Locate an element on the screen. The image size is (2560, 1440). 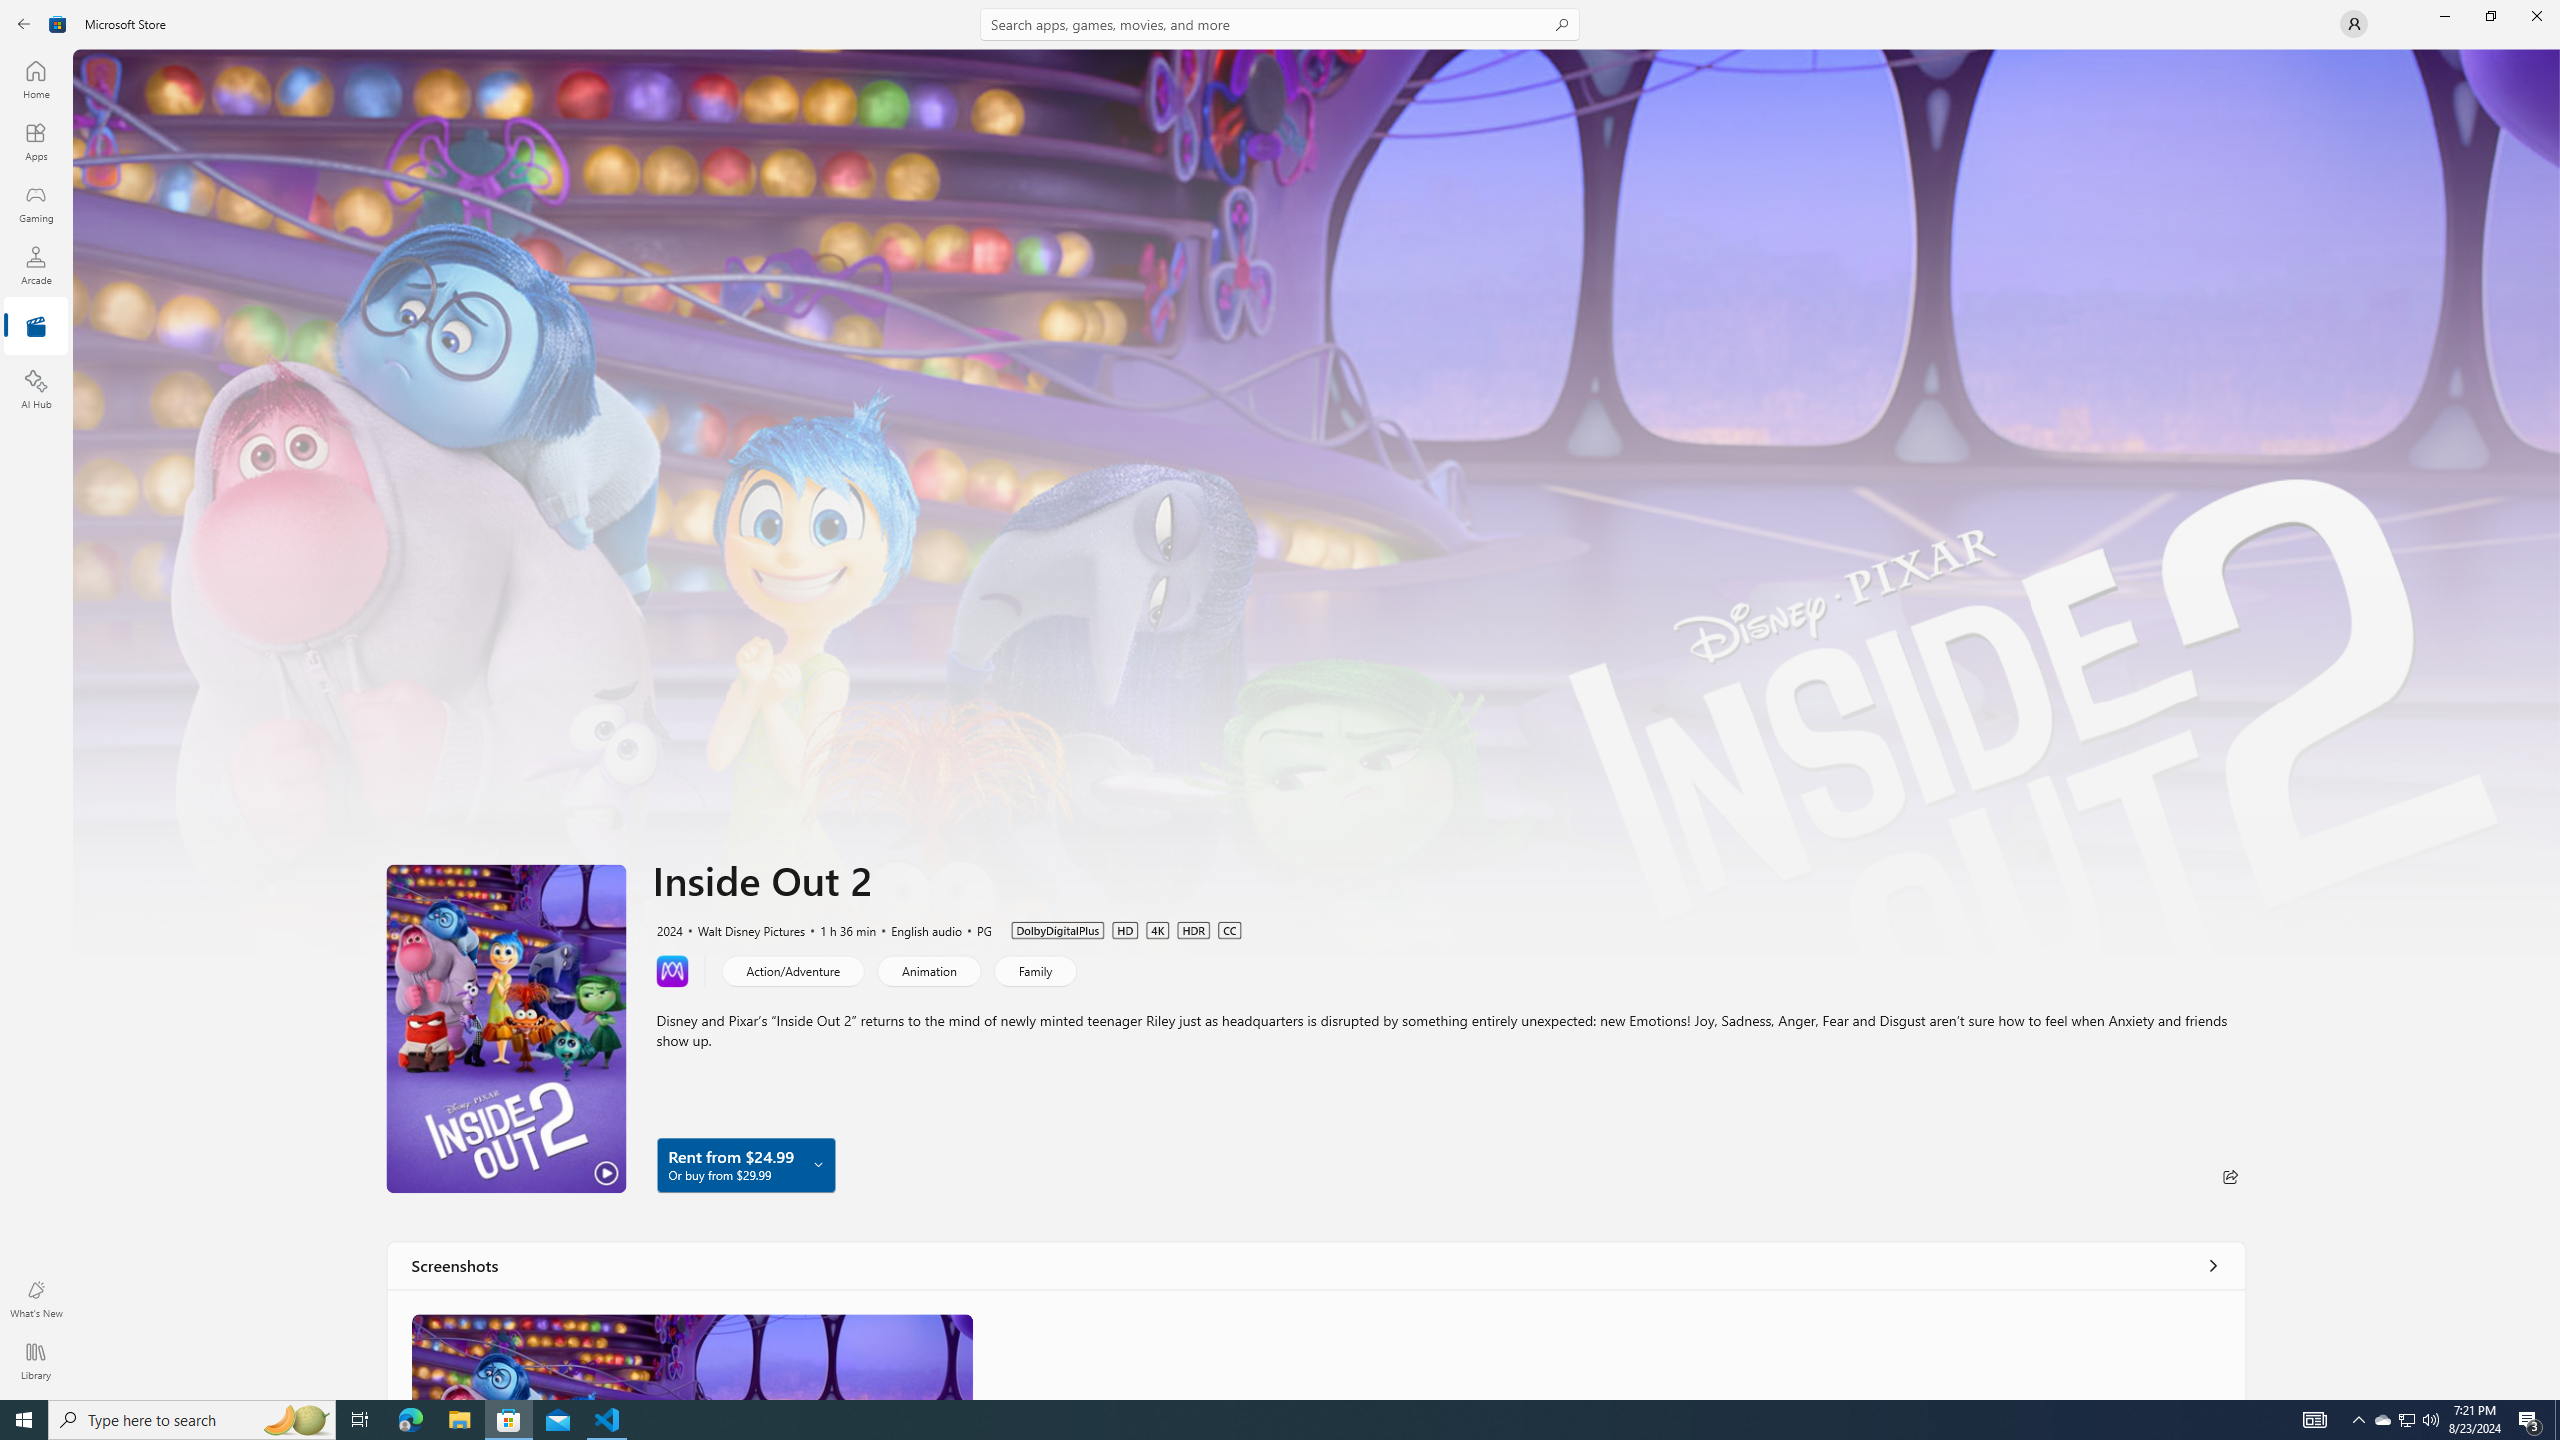
'Back' is located at coordinates (24, 22).